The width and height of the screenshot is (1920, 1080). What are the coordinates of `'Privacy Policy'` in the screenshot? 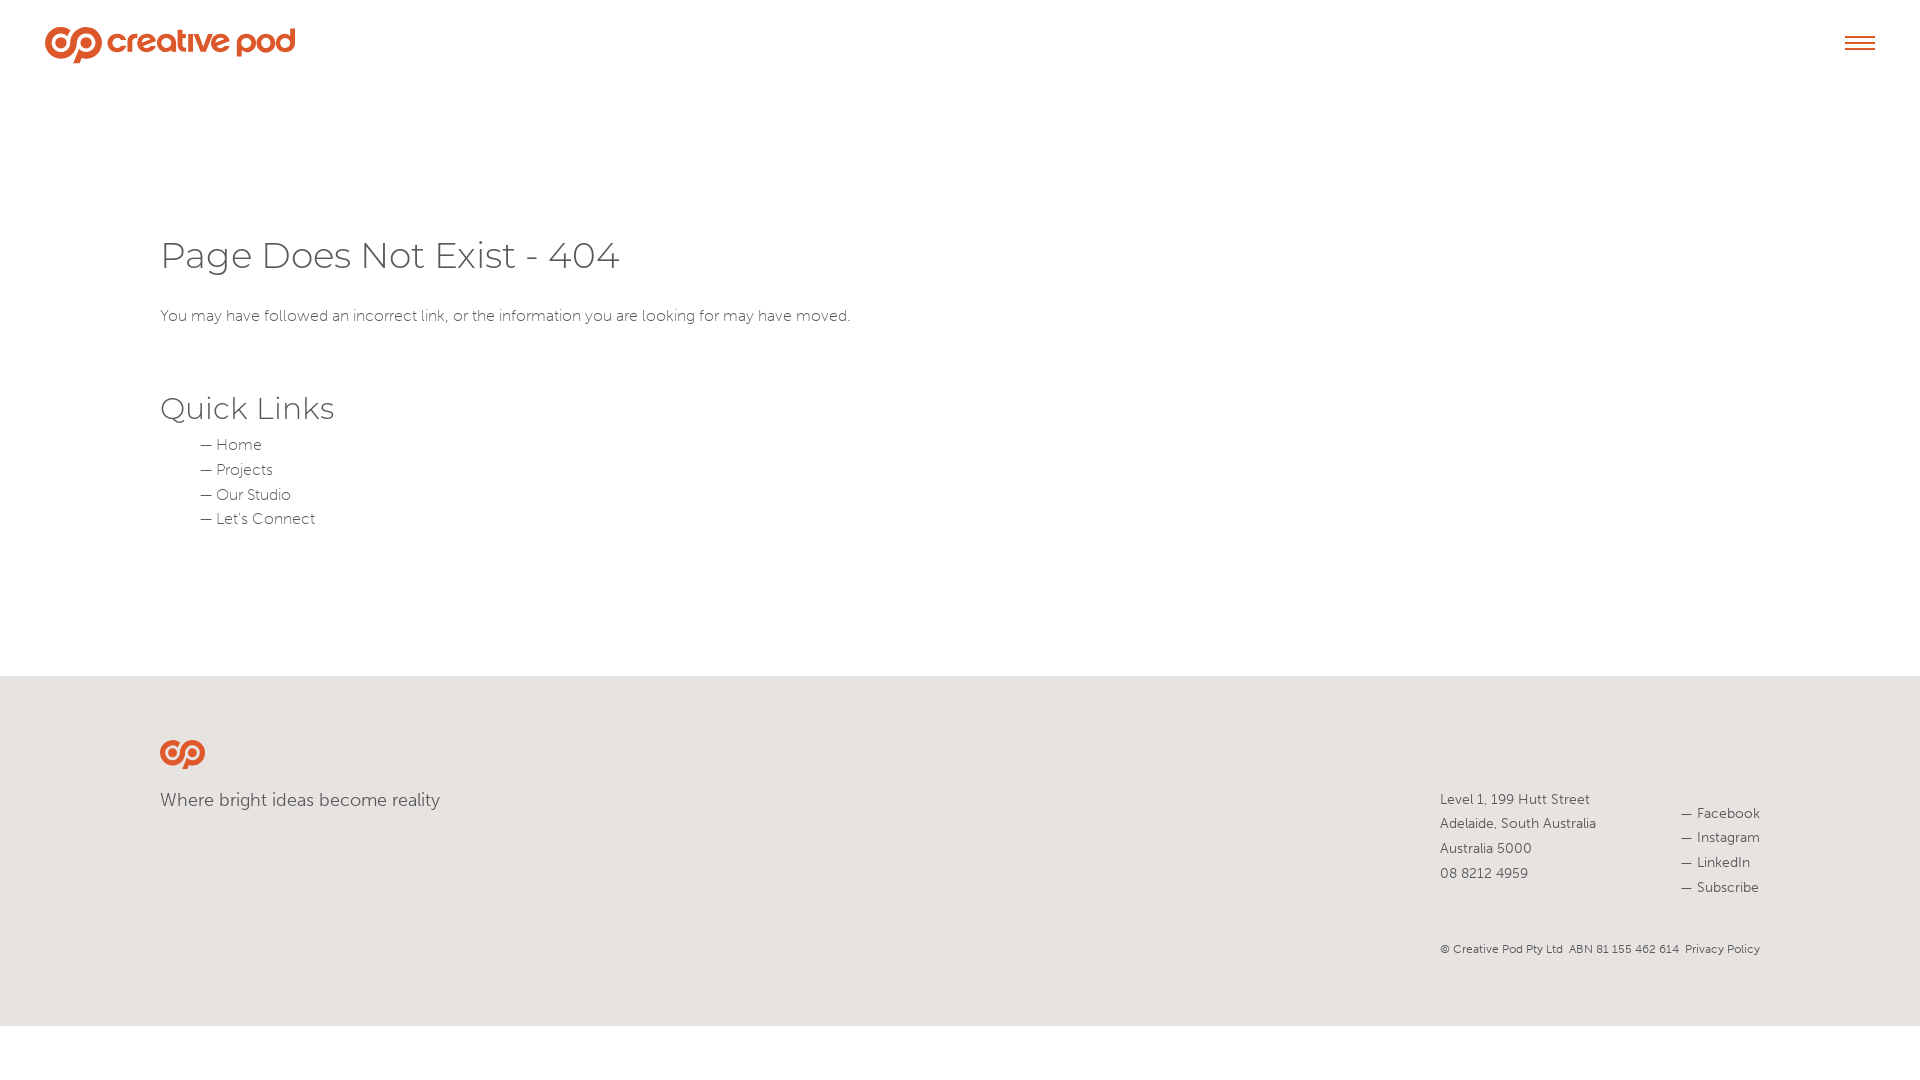 It's located at (1721, 947).